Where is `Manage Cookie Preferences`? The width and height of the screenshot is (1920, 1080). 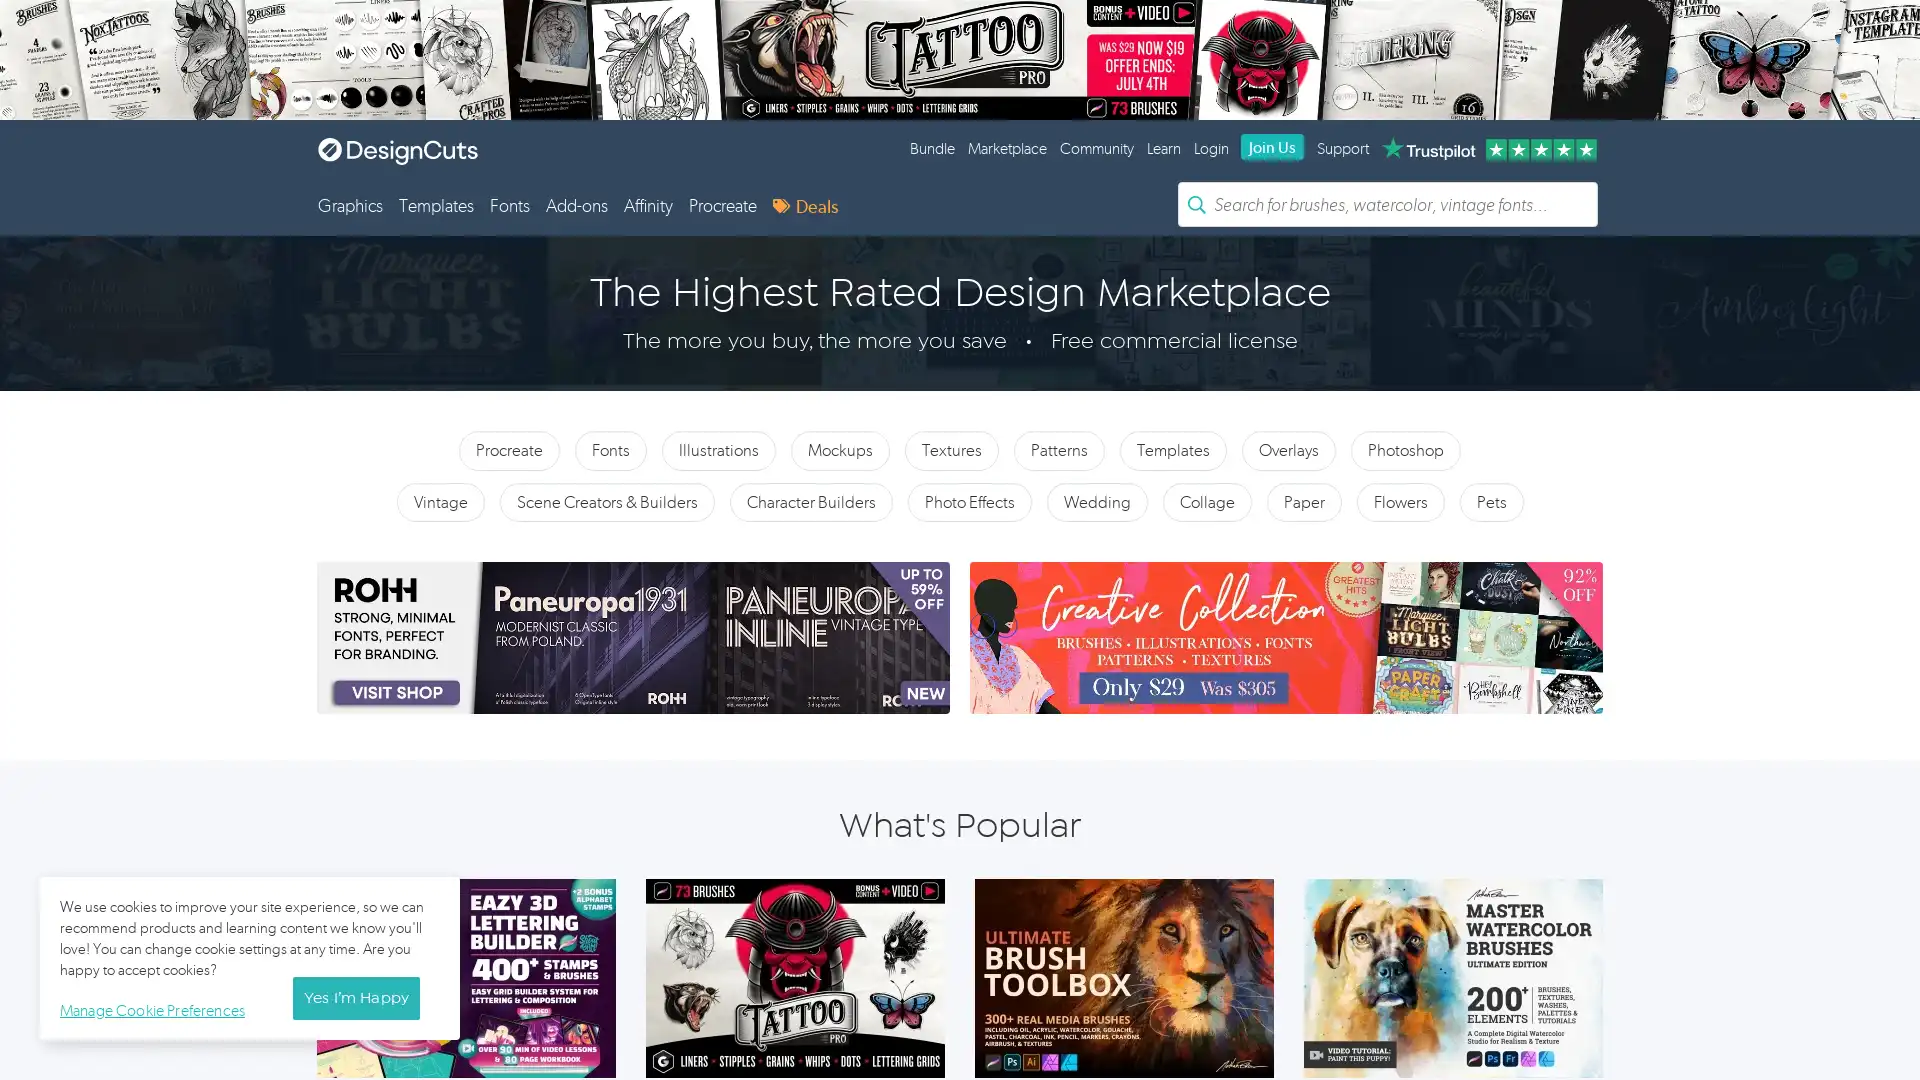 Manage Cookie Preferences is located at coordinates (156, 1007).